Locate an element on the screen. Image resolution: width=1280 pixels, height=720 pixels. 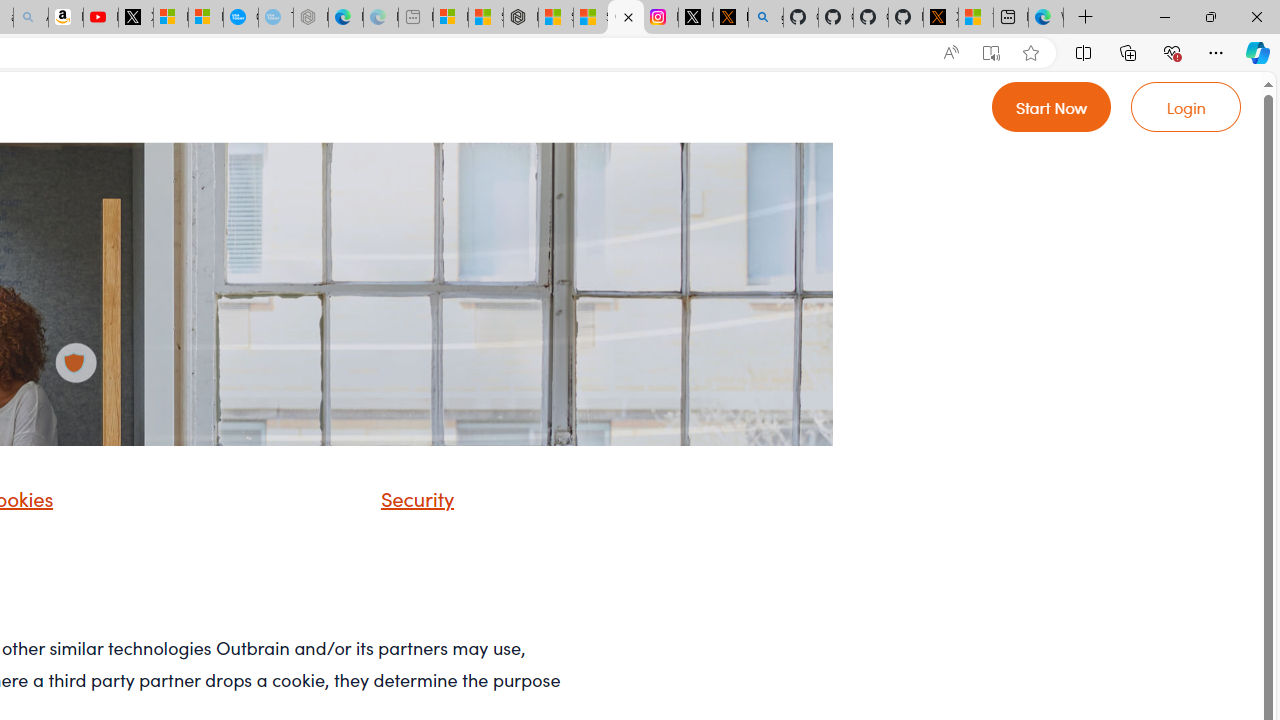
'Security' is located at coordinates (411, 496).